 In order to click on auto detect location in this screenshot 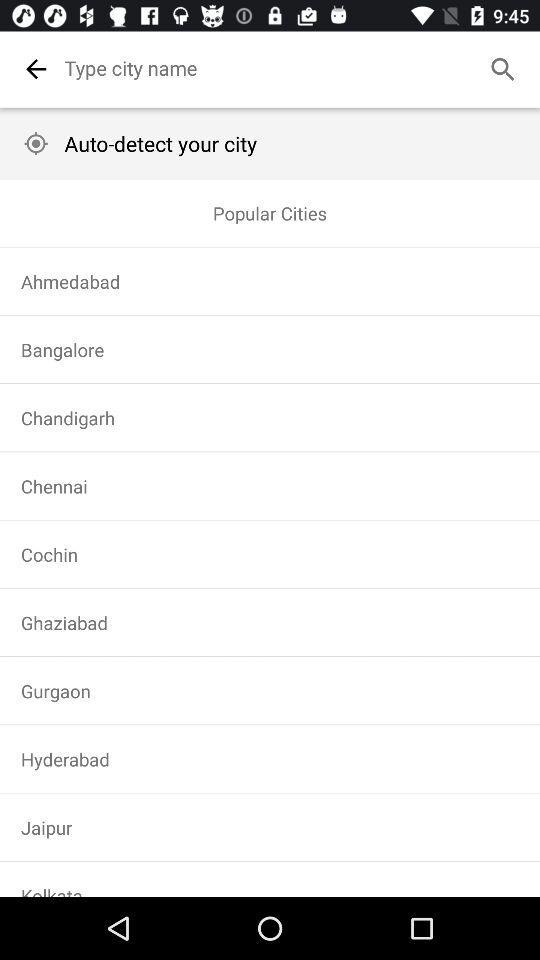, I will do `click(36, 142)`.